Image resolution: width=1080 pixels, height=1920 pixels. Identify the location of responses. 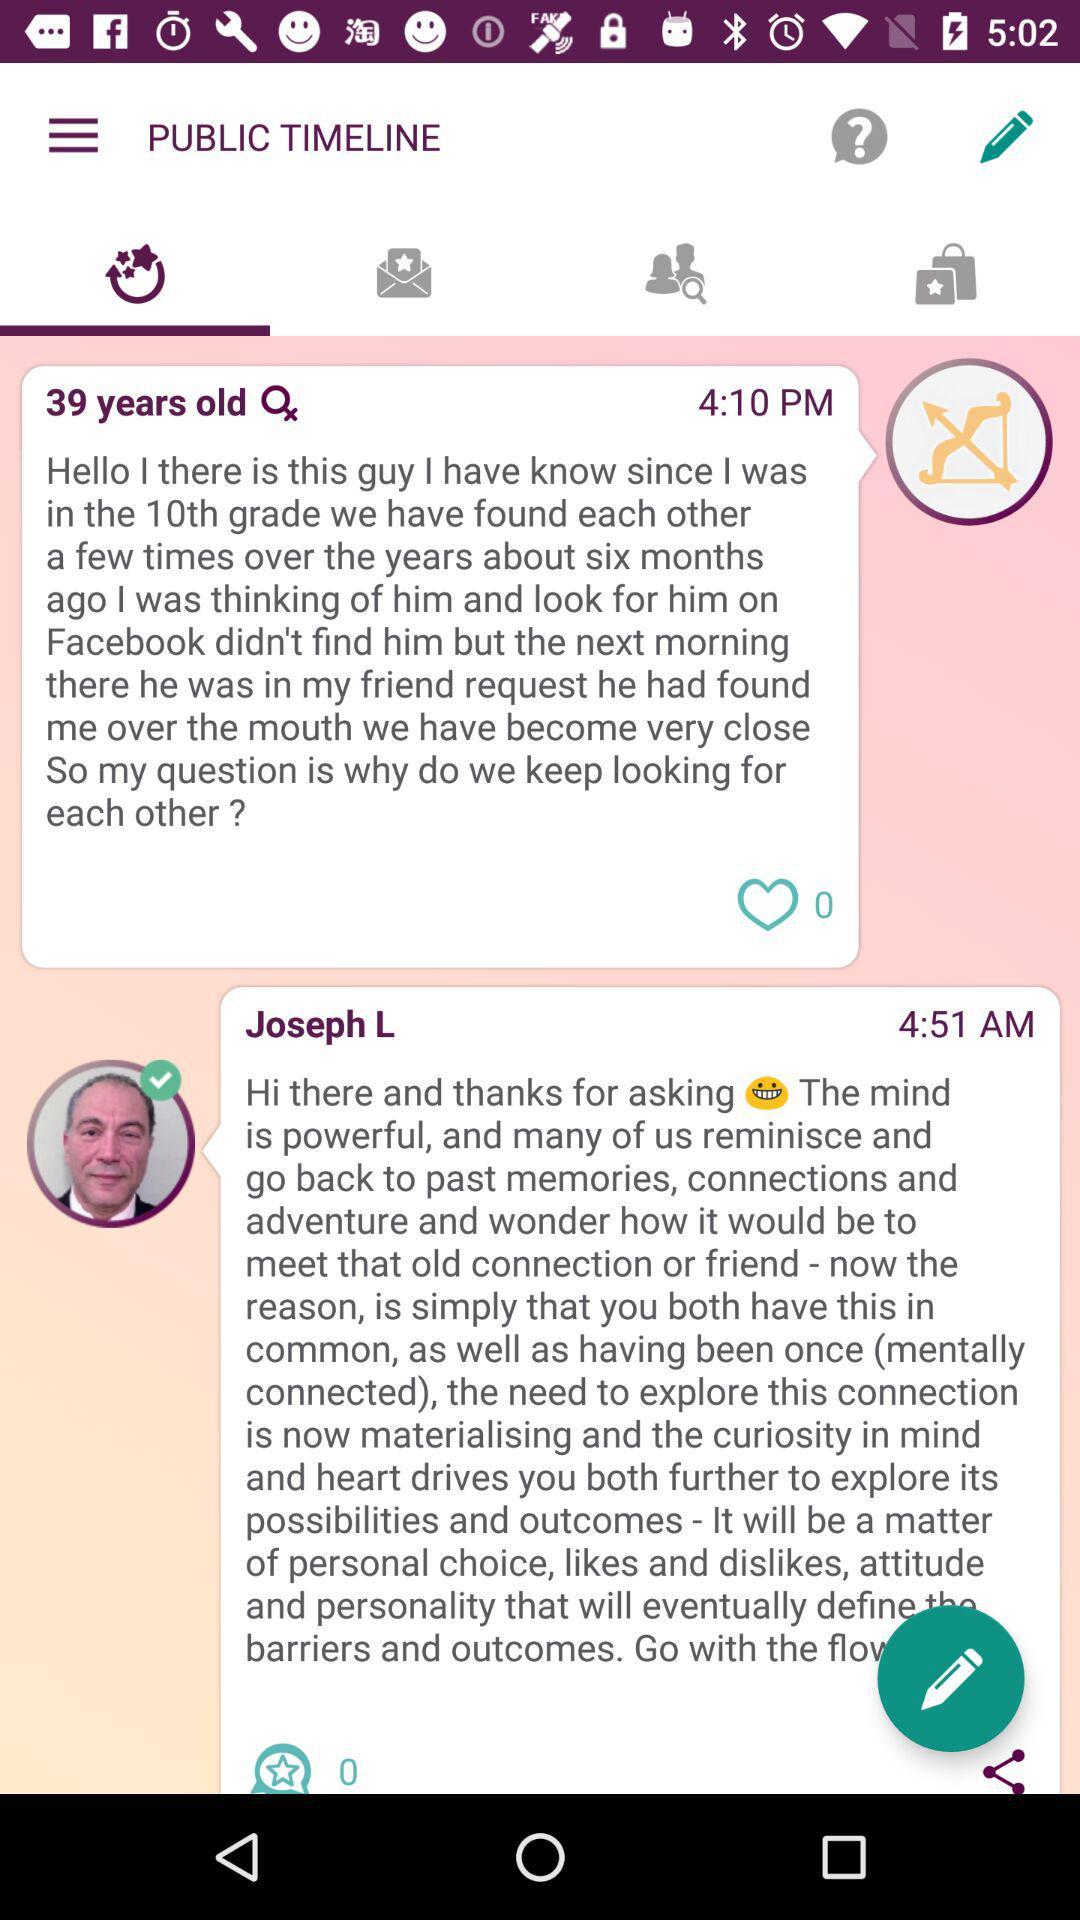
(288, 1750).